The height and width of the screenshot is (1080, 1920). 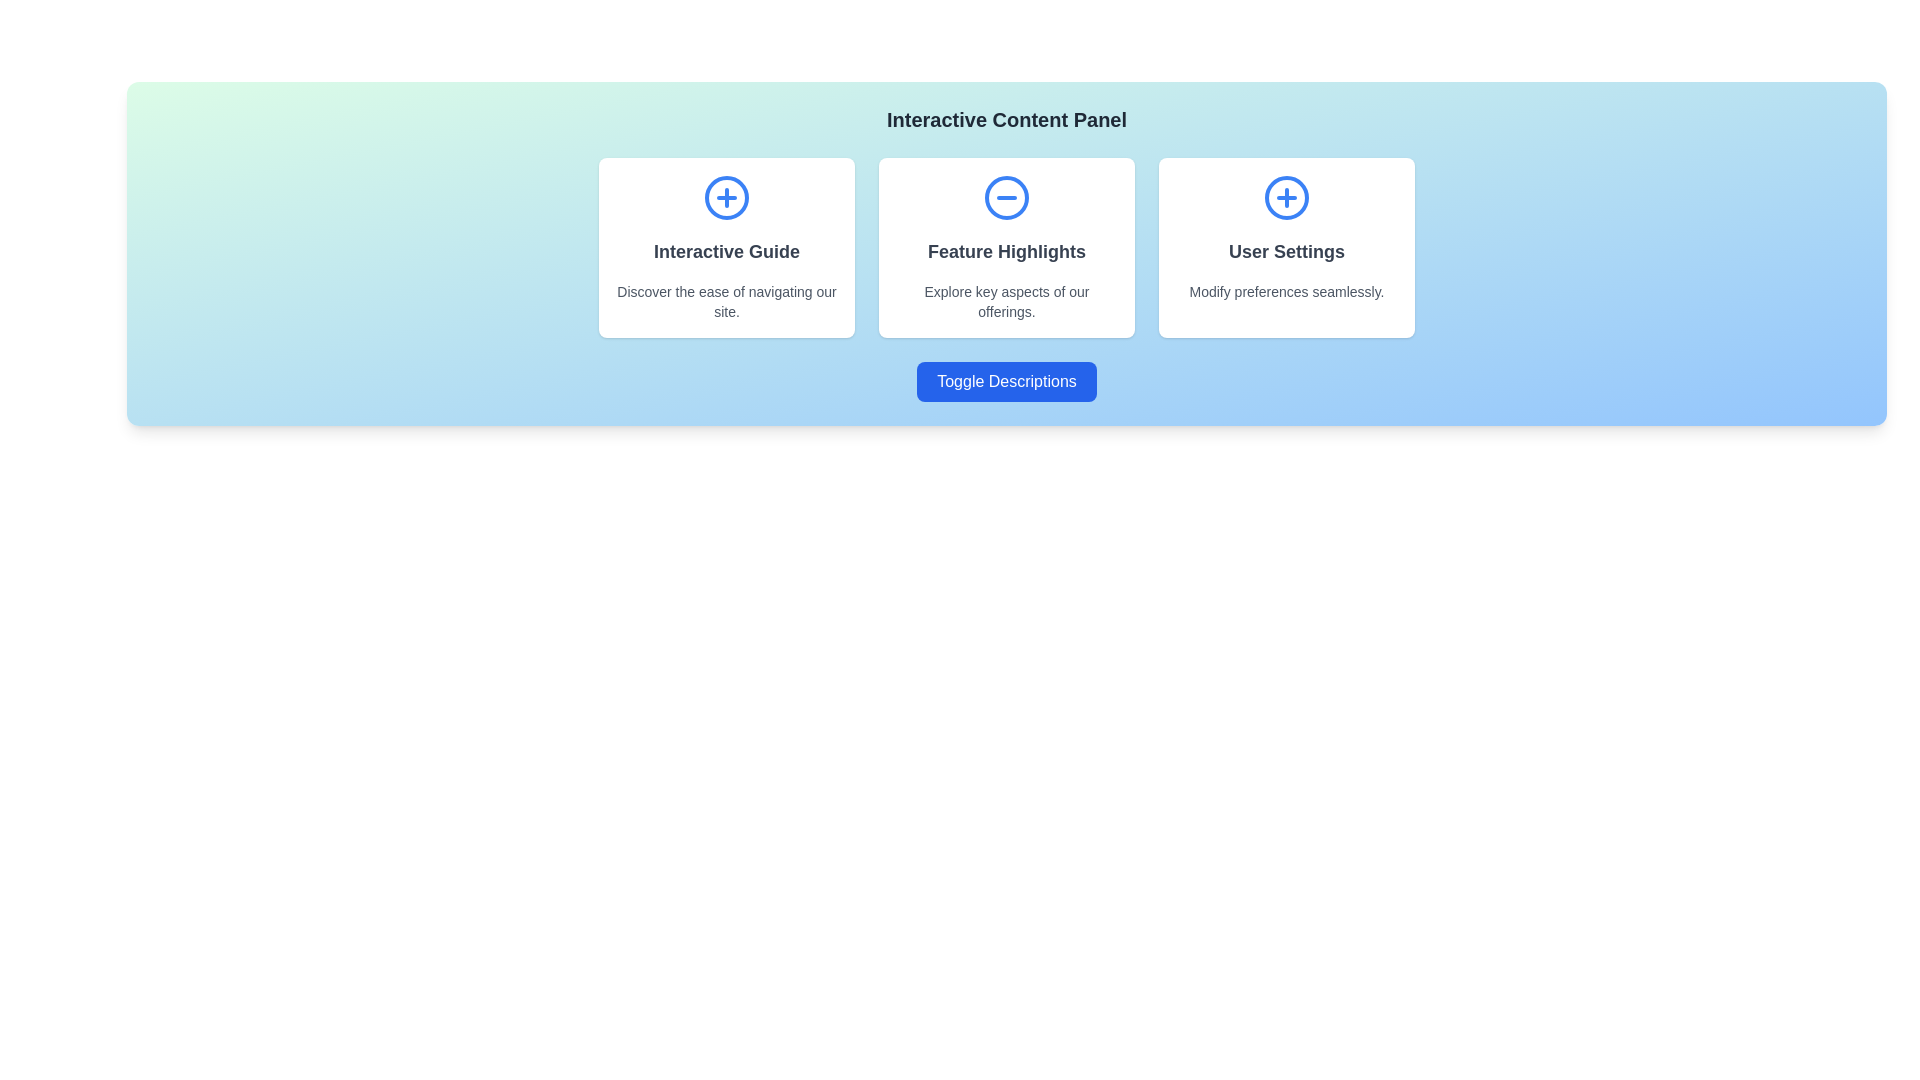 I want to click on the 'User Settings' title label located below the plus icon in the card-like UI component, so click(x=1286, y=250).